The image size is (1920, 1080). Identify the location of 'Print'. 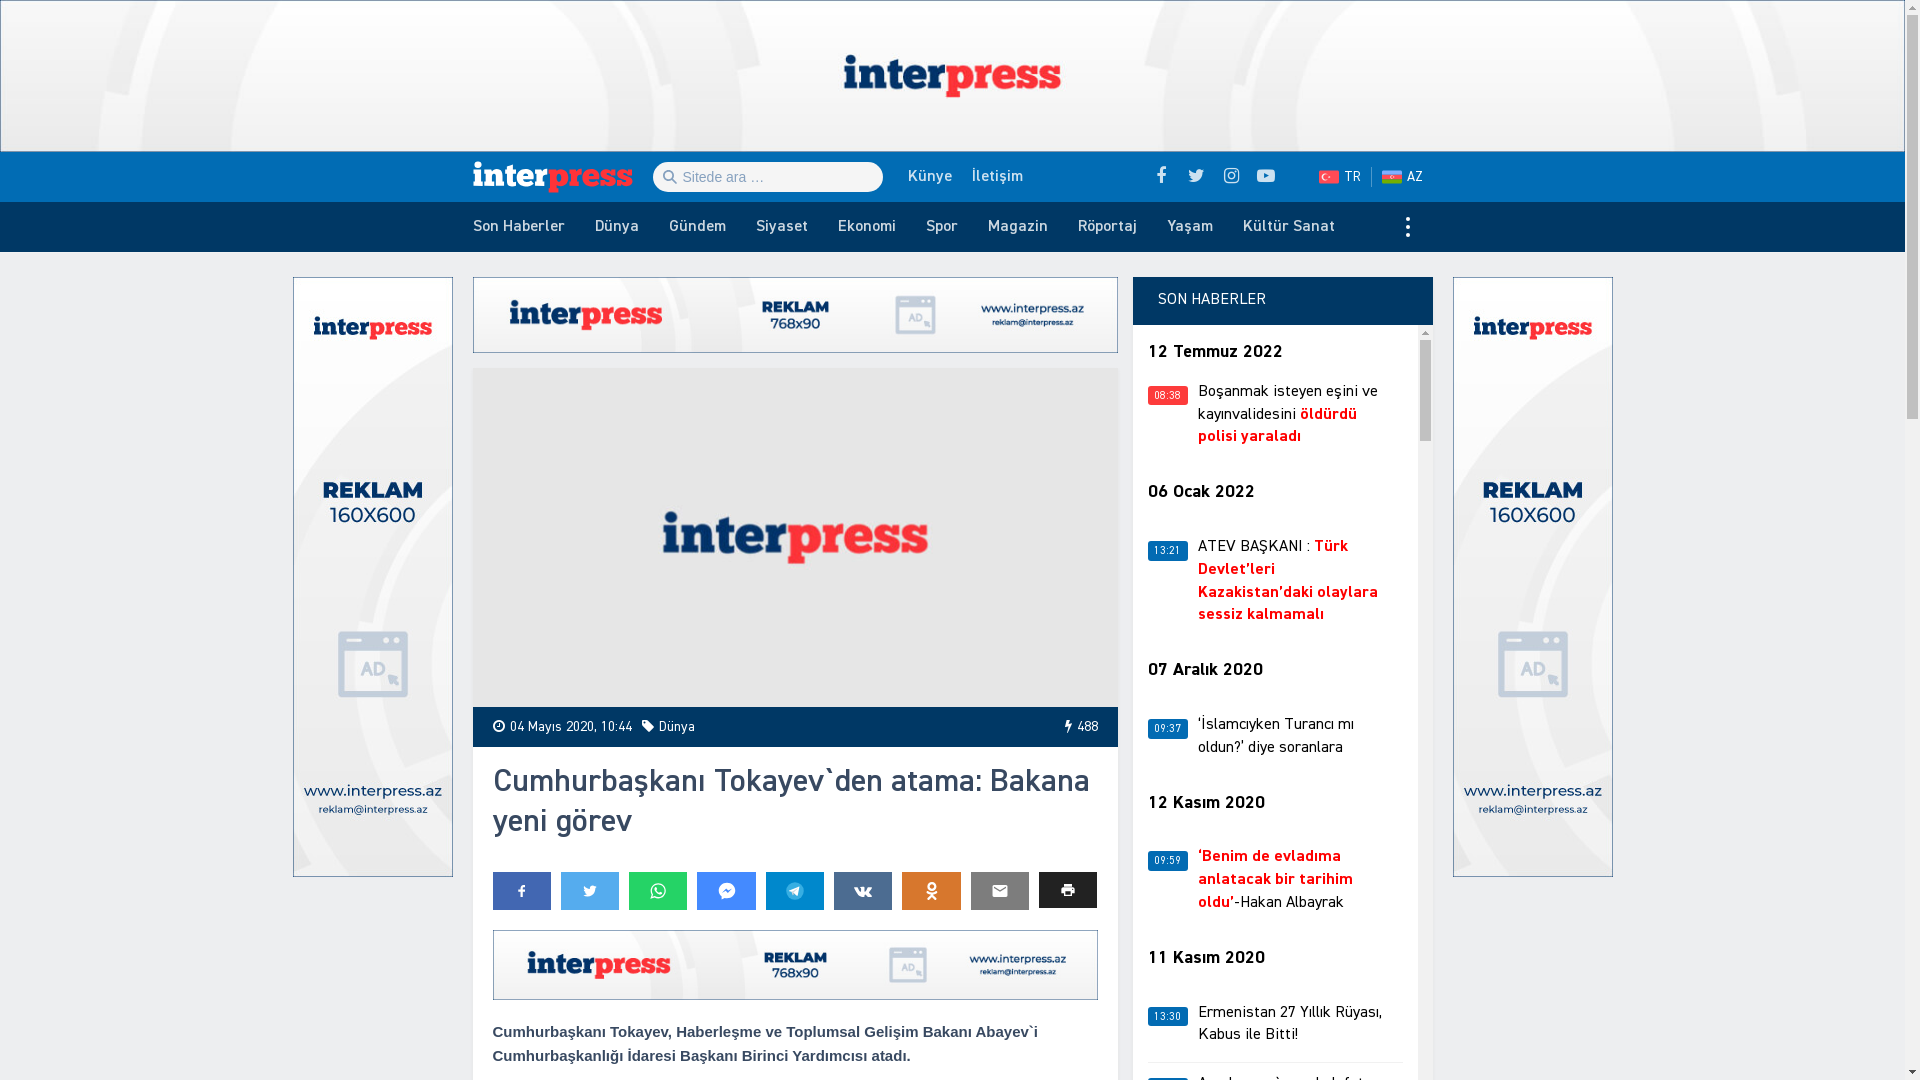
(1067, 889).